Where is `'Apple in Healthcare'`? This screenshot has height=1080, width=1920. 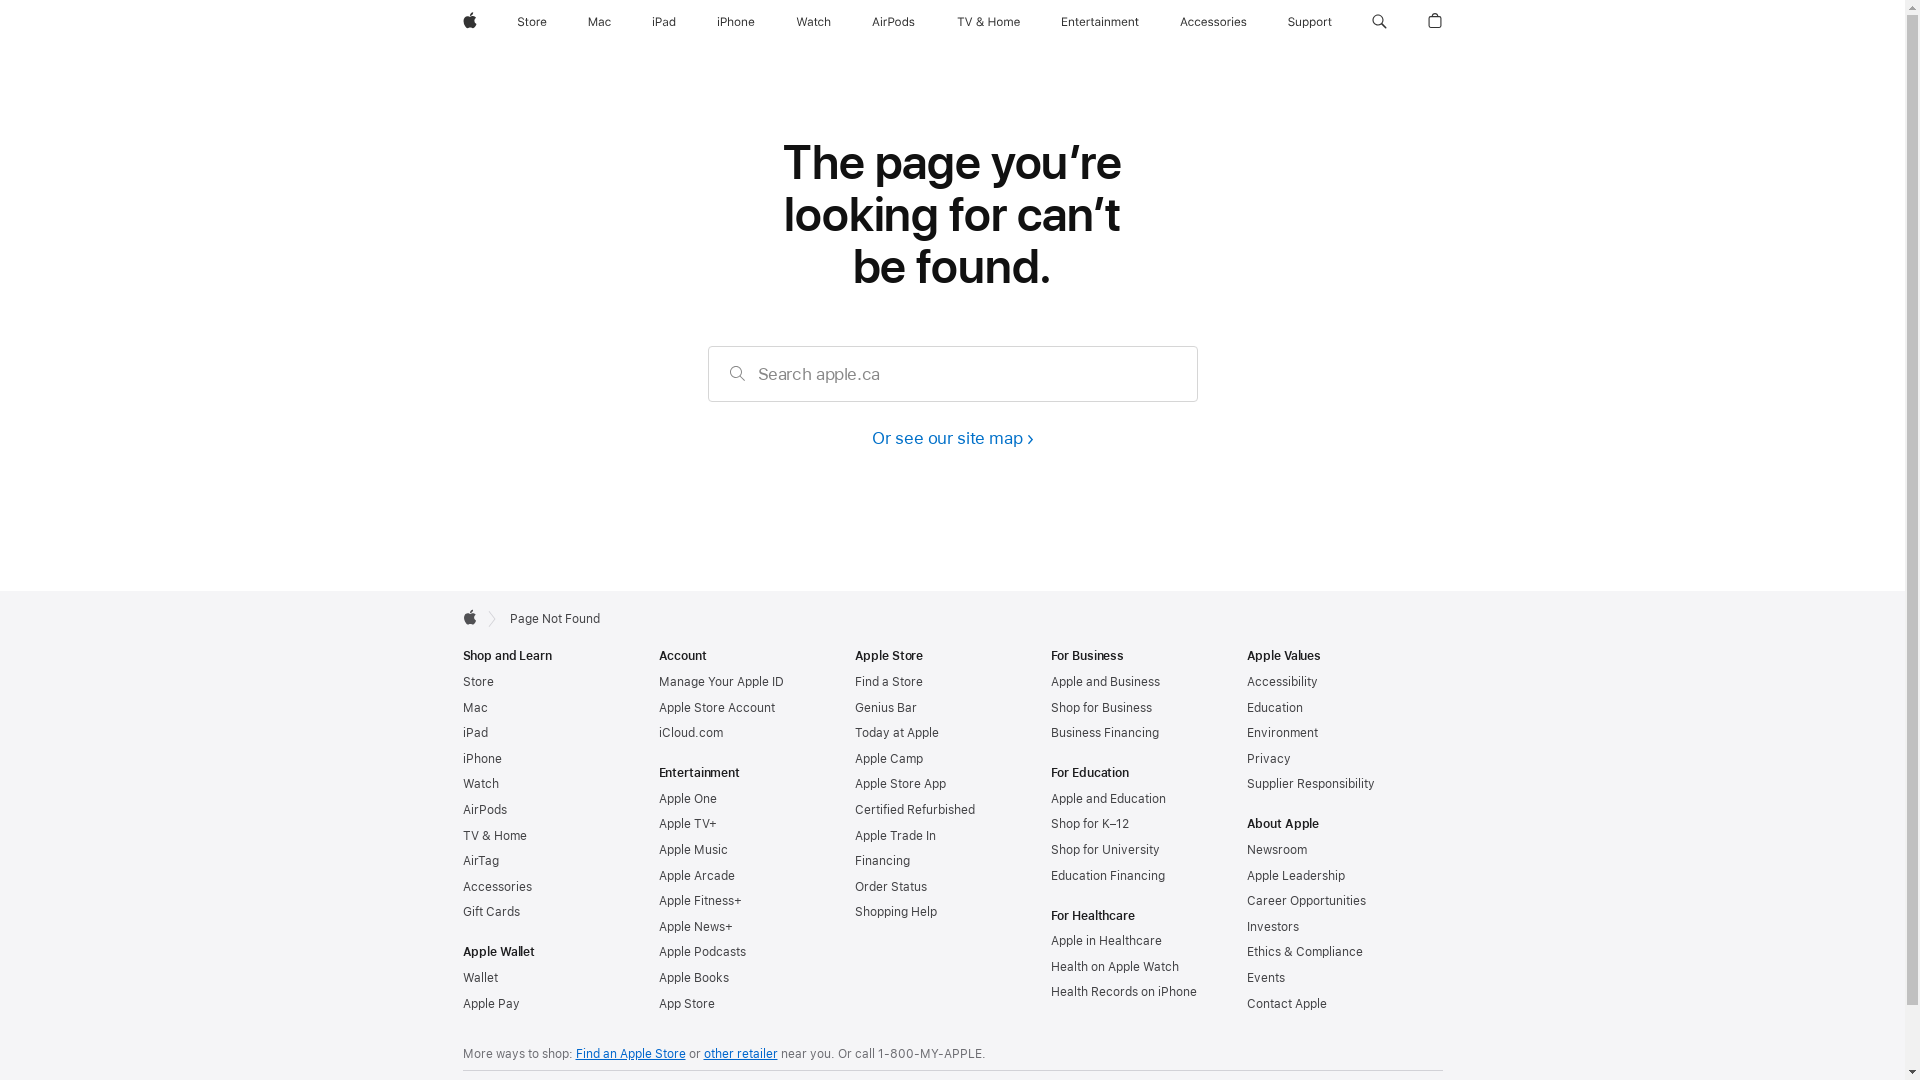 'Apple in Healthcare' is located at coordinates (1104, 941).